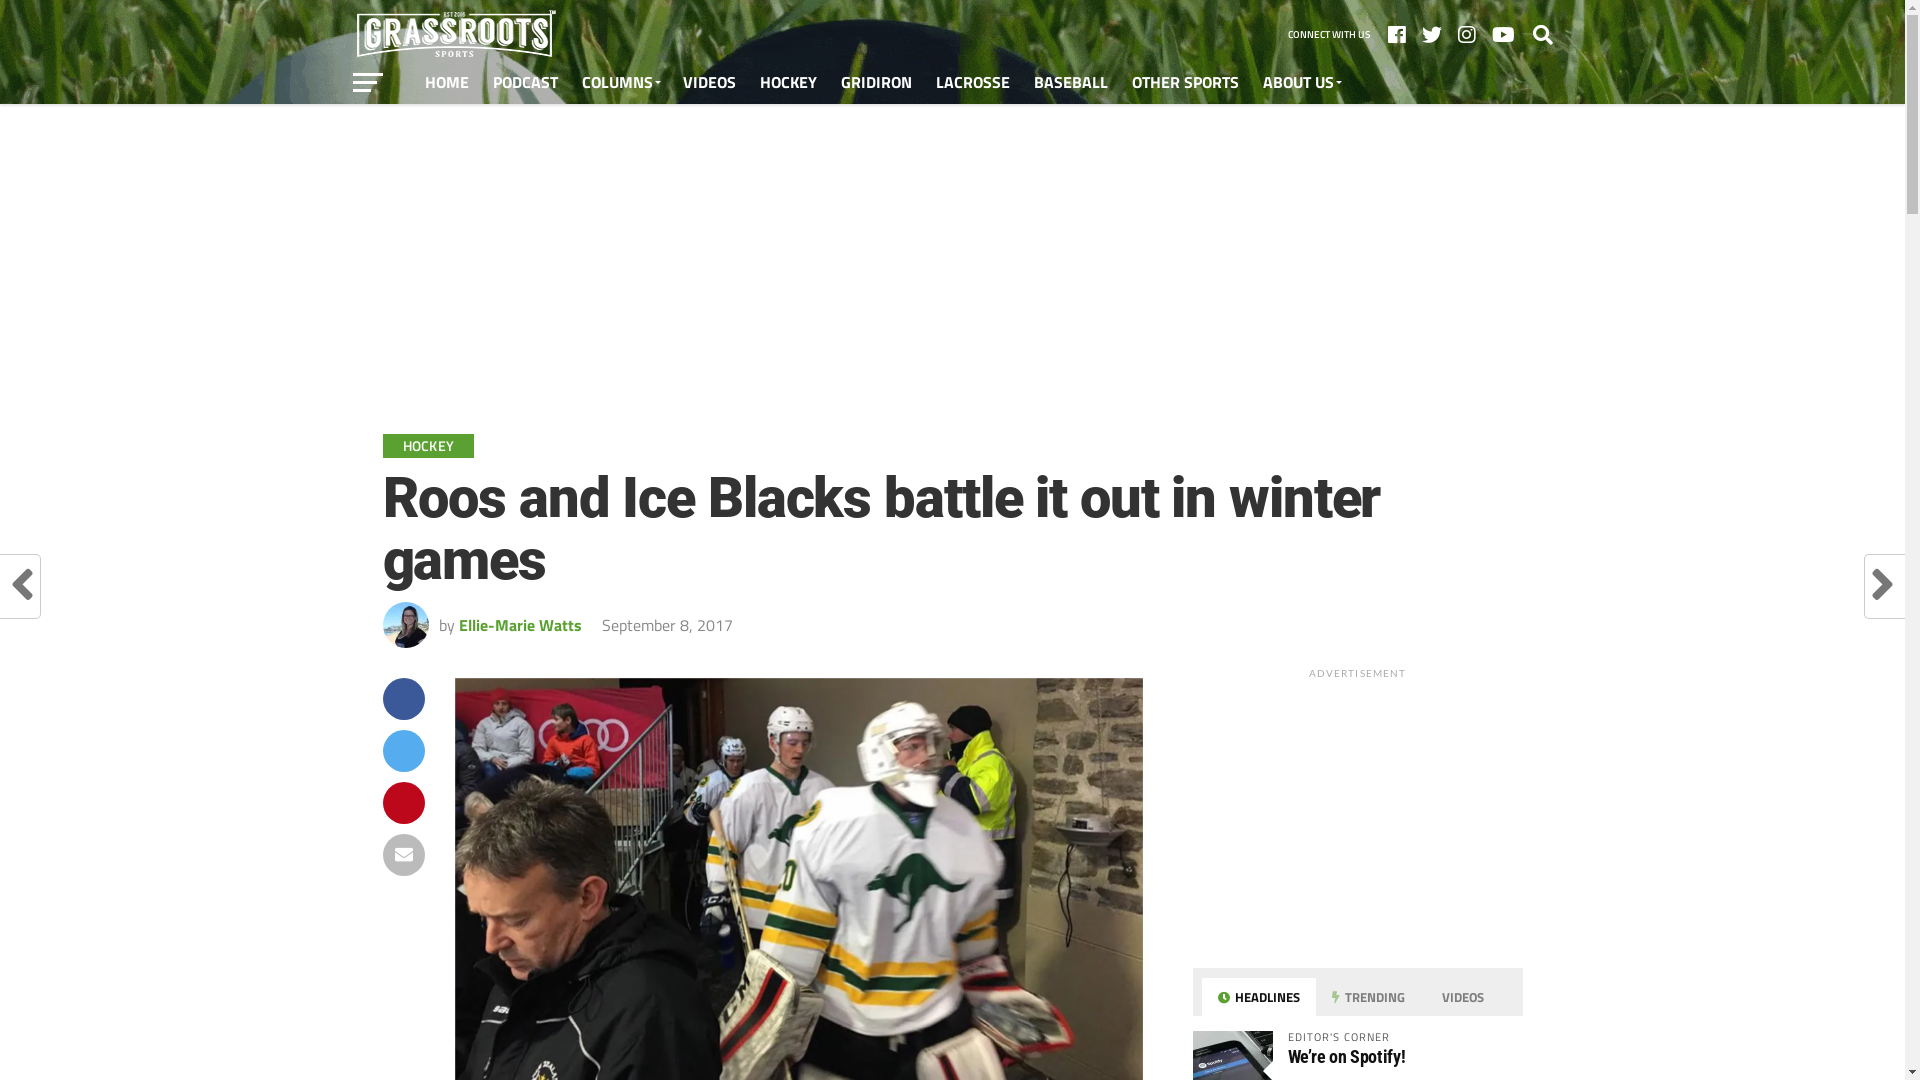 The width and height of the screenshot is (1920, 1080). What do you see at coordinates (524, 80) in the screenshot?
I see `'PODCAST'` at bounding box center [524, 80].